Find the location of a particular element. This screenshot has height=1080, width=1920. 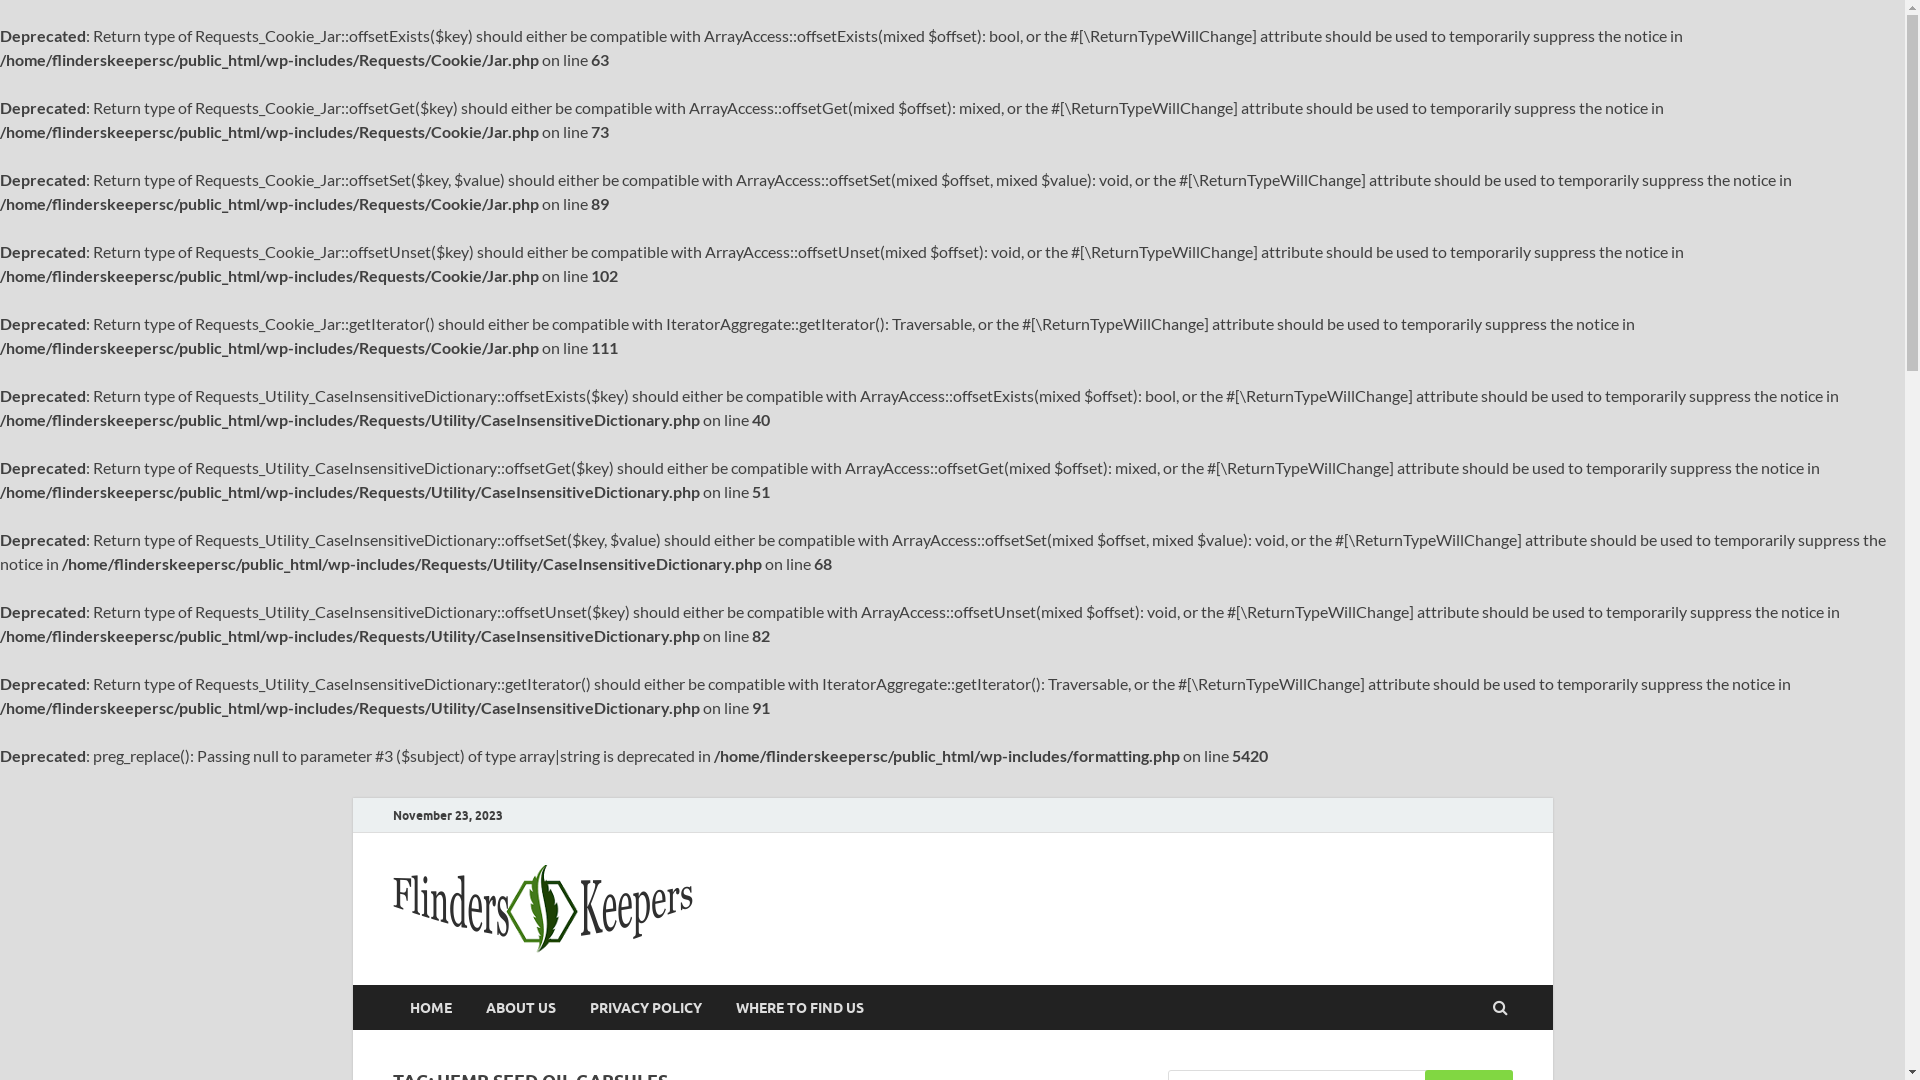

'WHERE TO FIND US' is located at coordinates (718, 1007).